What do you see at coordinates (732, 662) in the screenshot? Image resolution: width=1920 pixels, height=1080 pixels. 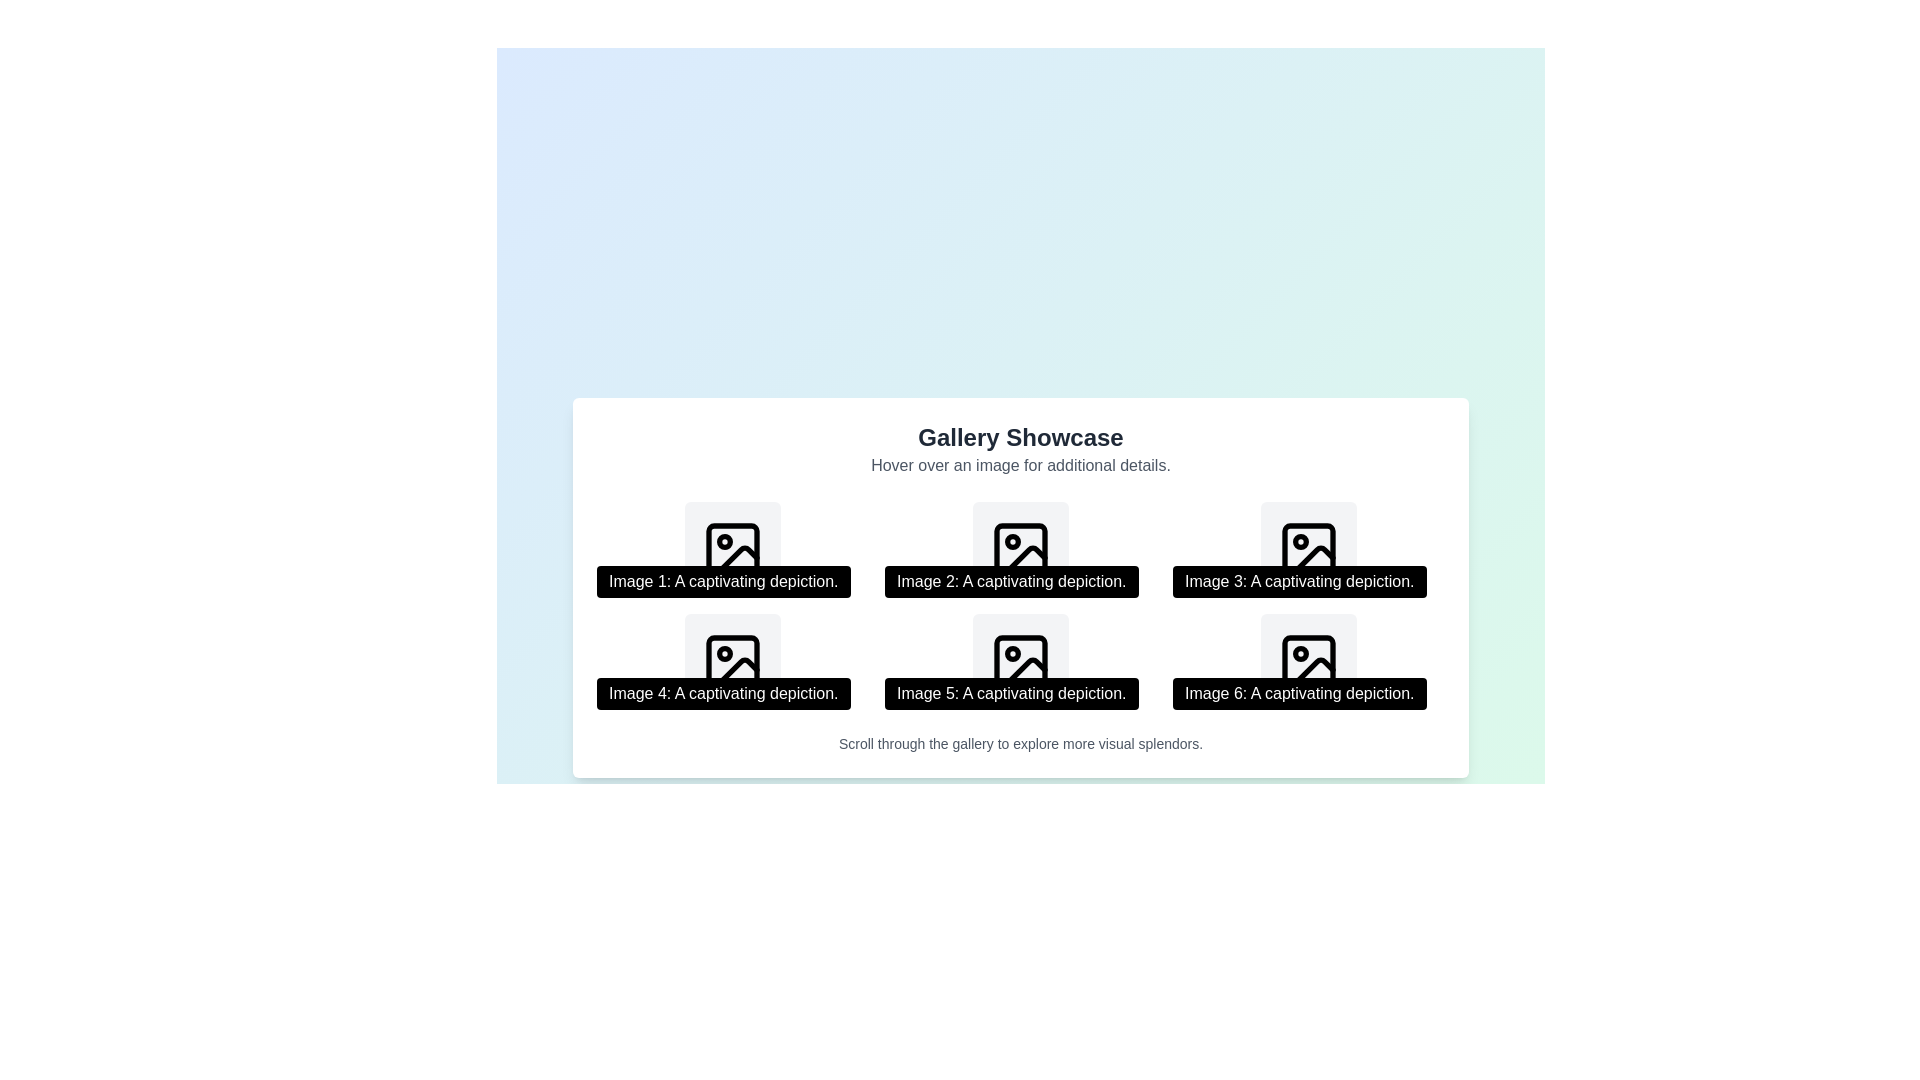 I see `the interactive visual tile featuring an icon with a circle and diagonal line, captioned 'Image 4: A captivating depiction'` at bounding box center [732, 662].